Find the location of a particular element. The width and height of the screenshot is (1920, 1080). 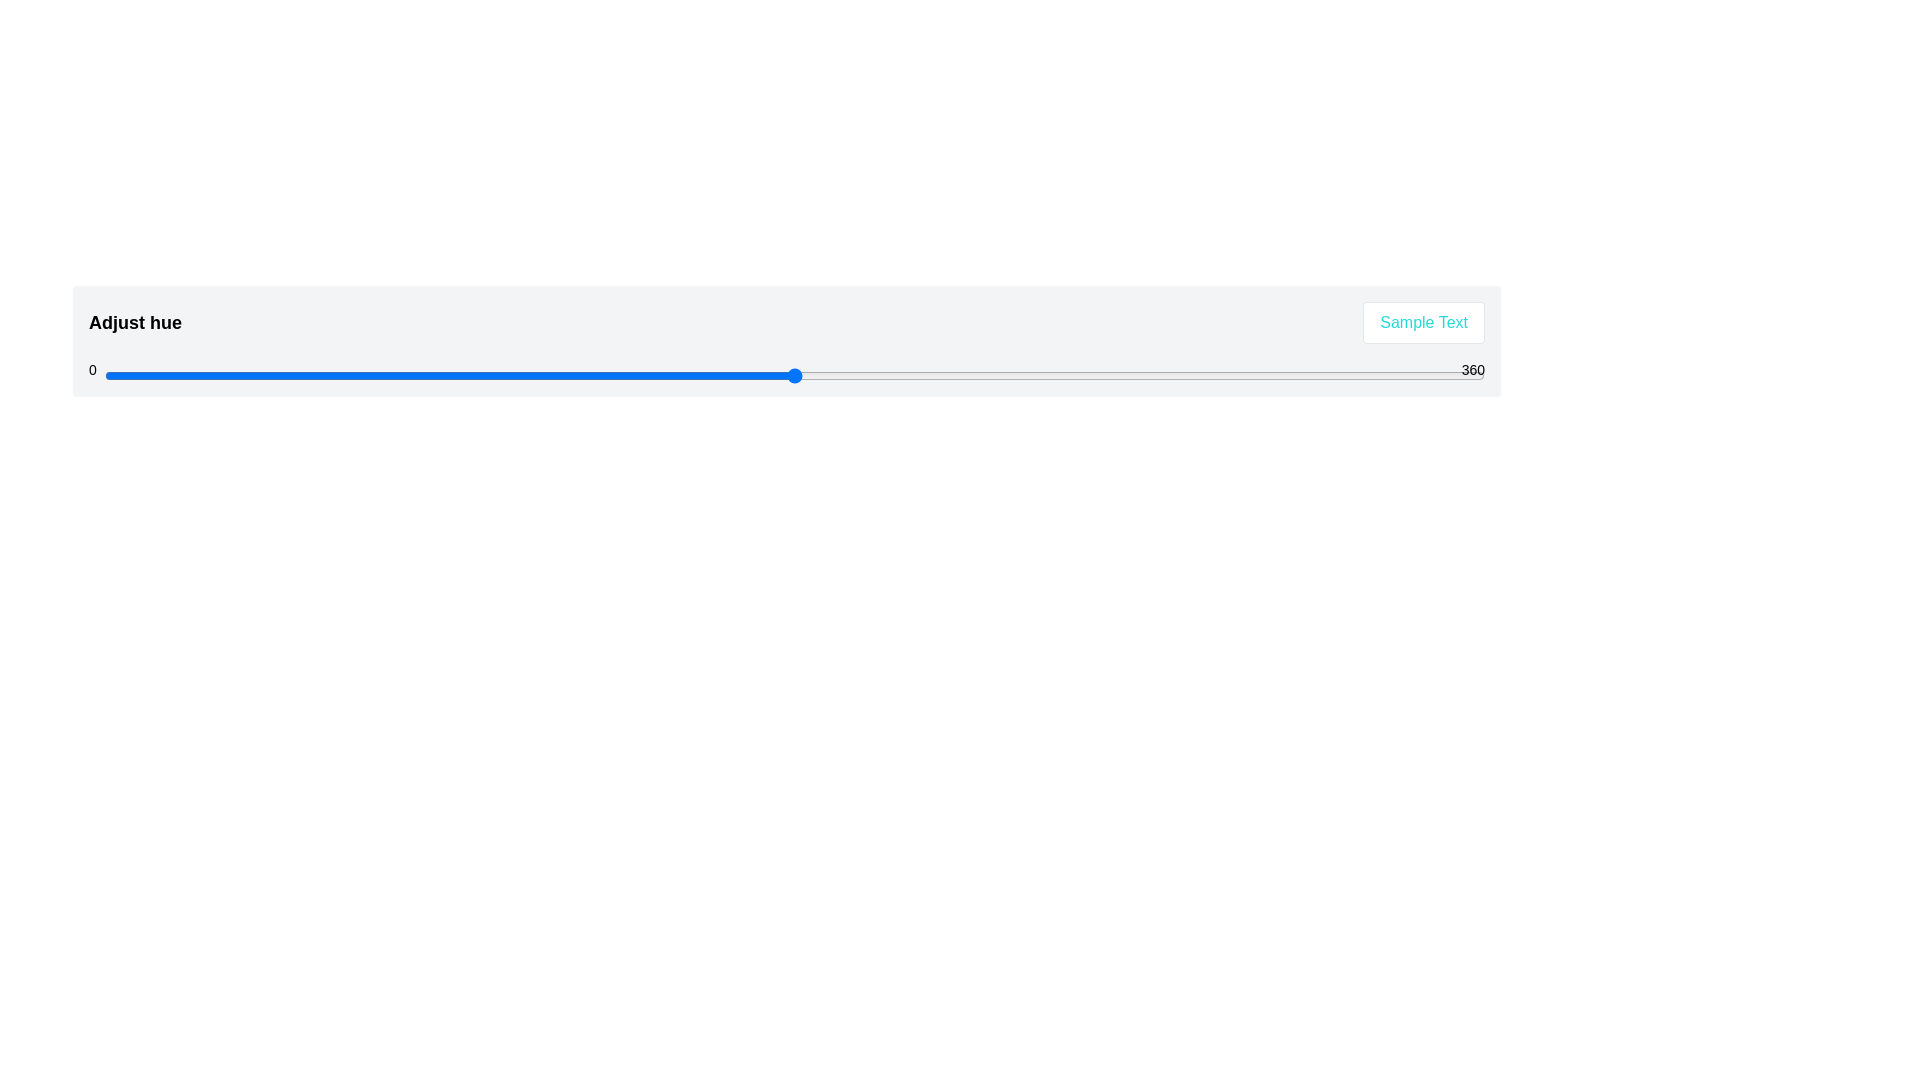

the hue slider to set the hue value to 50 is located at coordinates (295, 375).